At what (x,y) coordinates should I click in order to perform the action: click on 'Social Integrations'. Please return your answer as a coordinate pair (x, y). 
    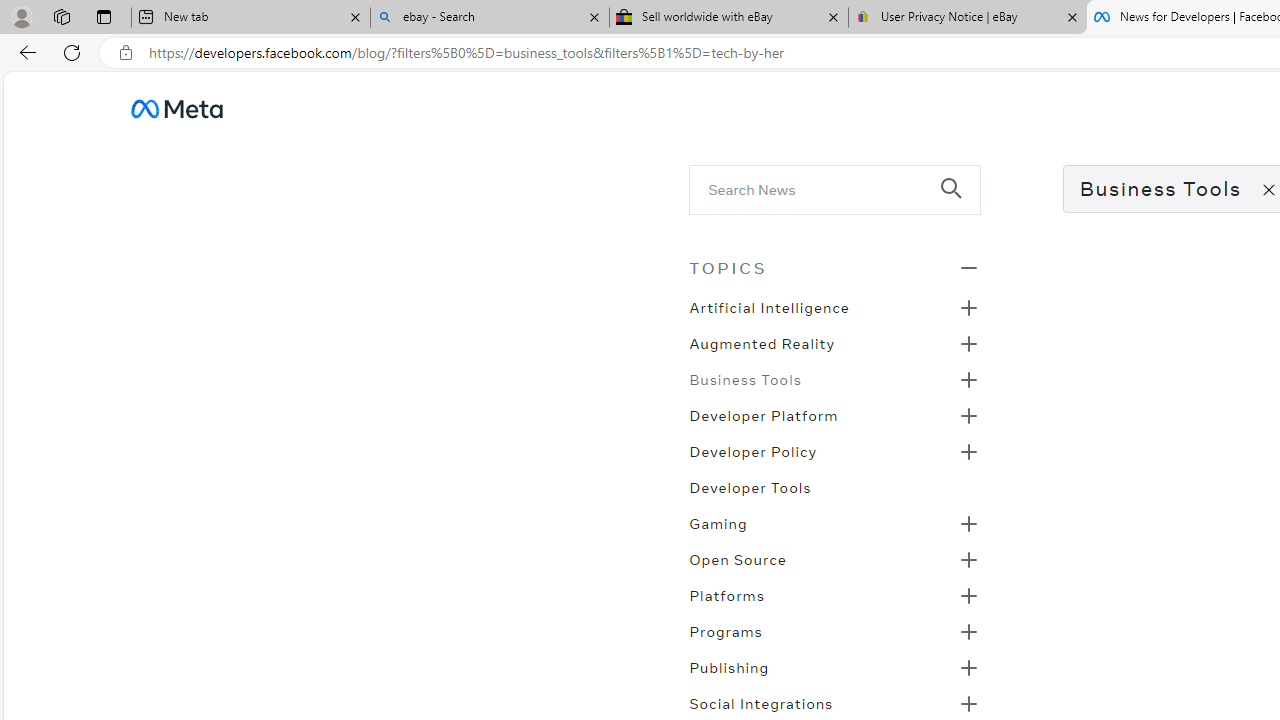
    Looking at the image, I should click on (760, 701).